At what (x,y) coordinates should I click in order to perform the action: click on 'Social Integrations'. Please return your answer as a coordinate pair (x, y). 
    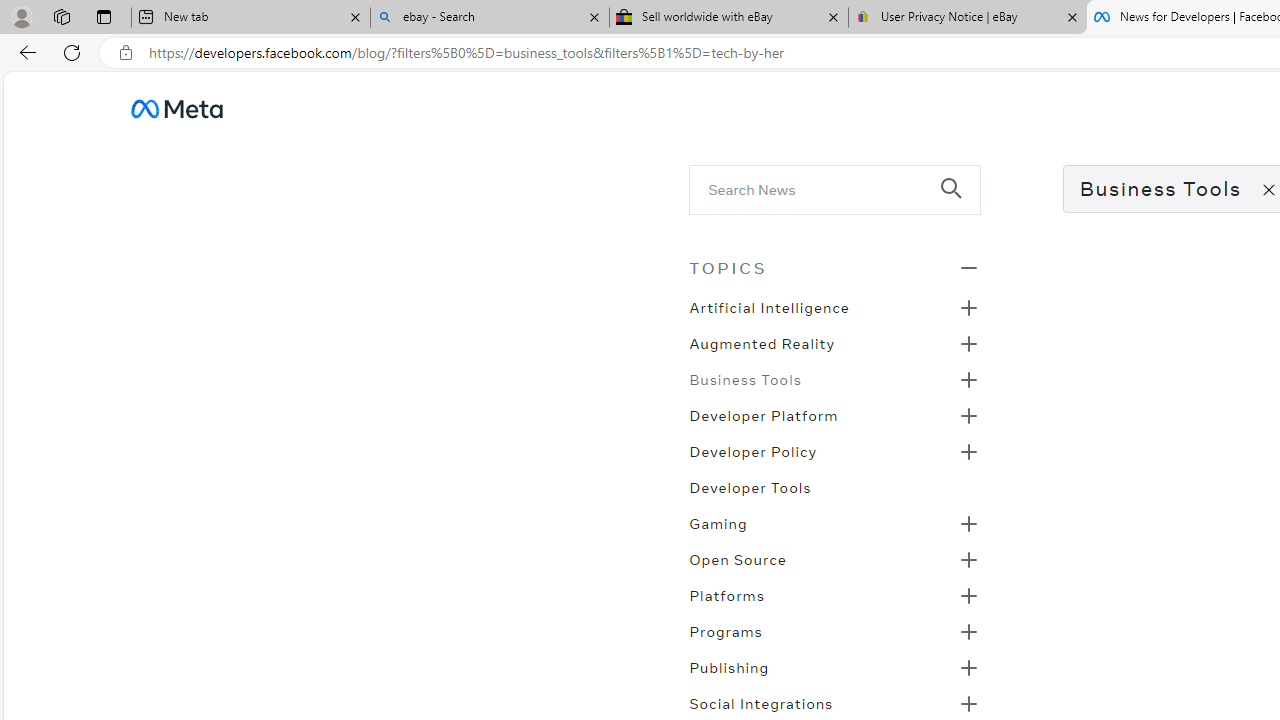
    Looking at the image, I should click on (760, 701).